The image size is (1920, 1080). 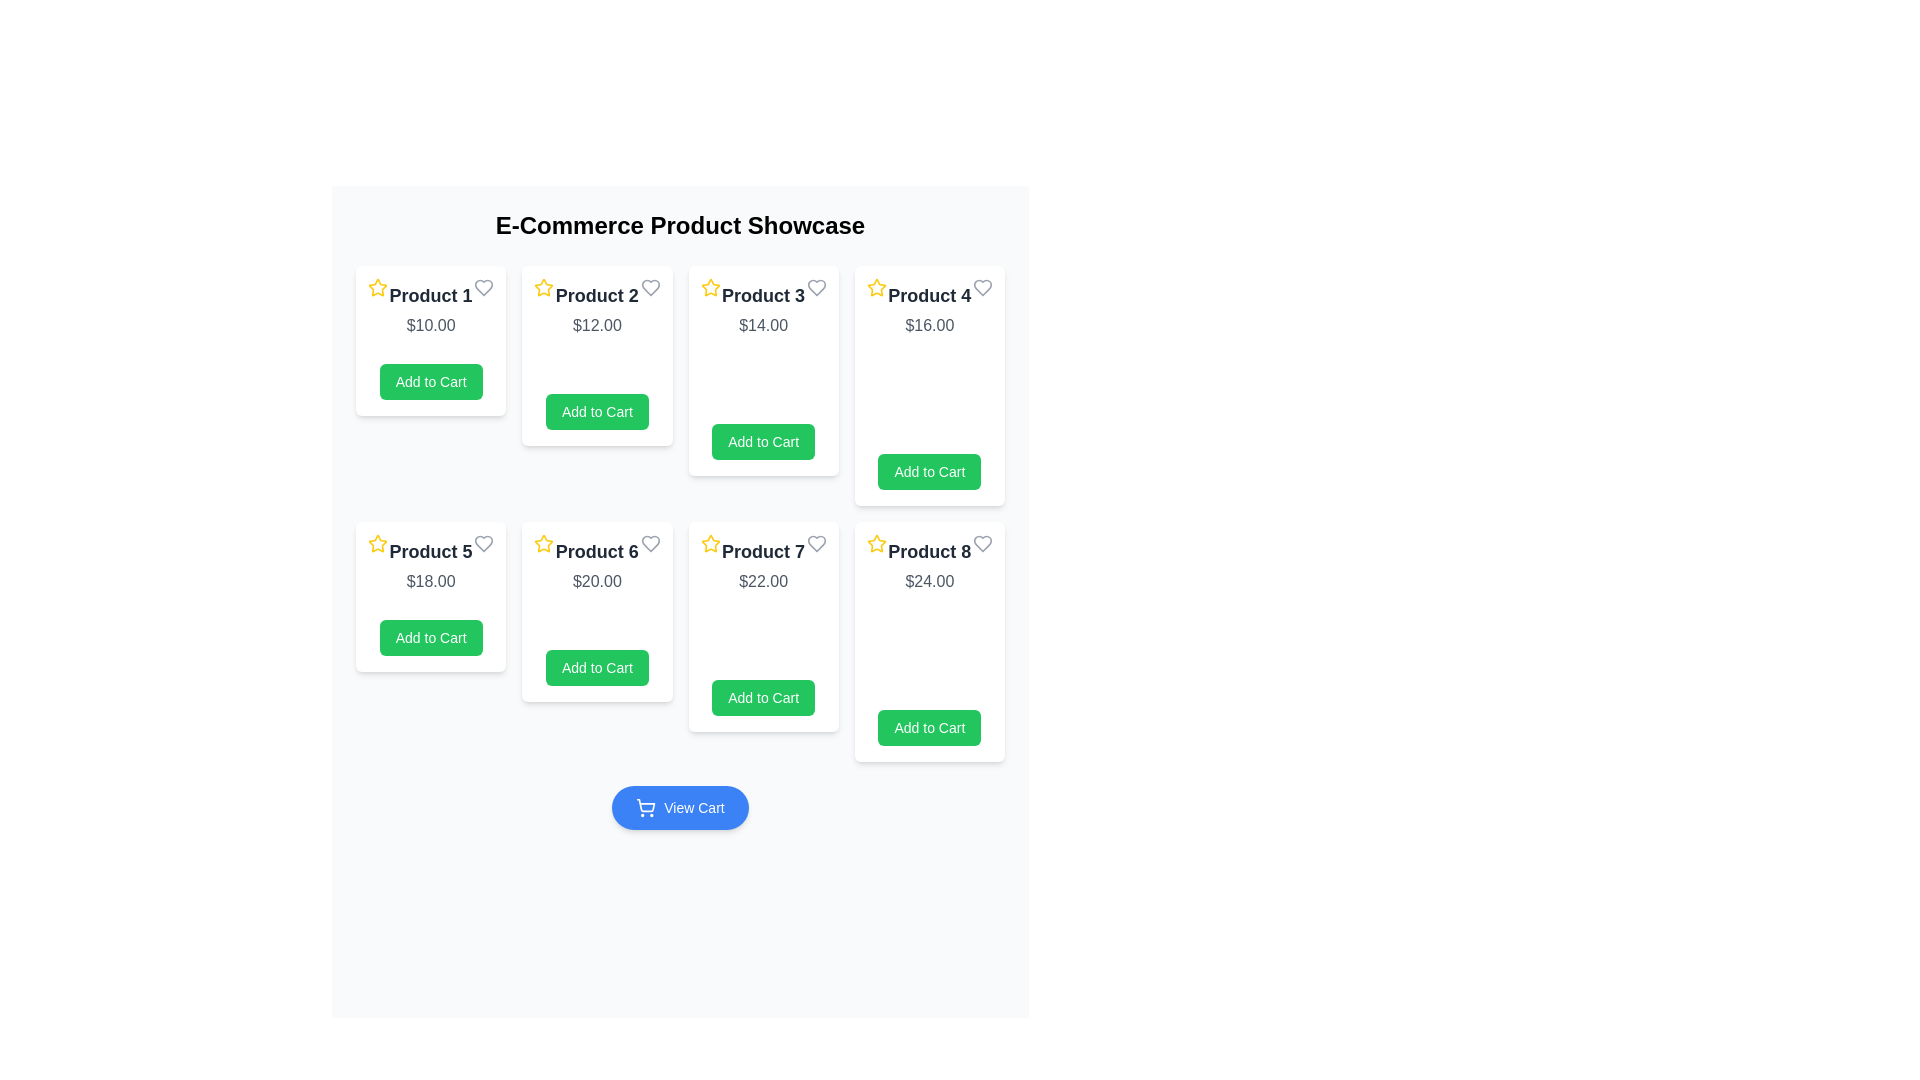 I want to click on the yellow star icon with a hollow center located at the top-left corner of Product 3's card to trigger its animation effects, so click(x=710, y=287).